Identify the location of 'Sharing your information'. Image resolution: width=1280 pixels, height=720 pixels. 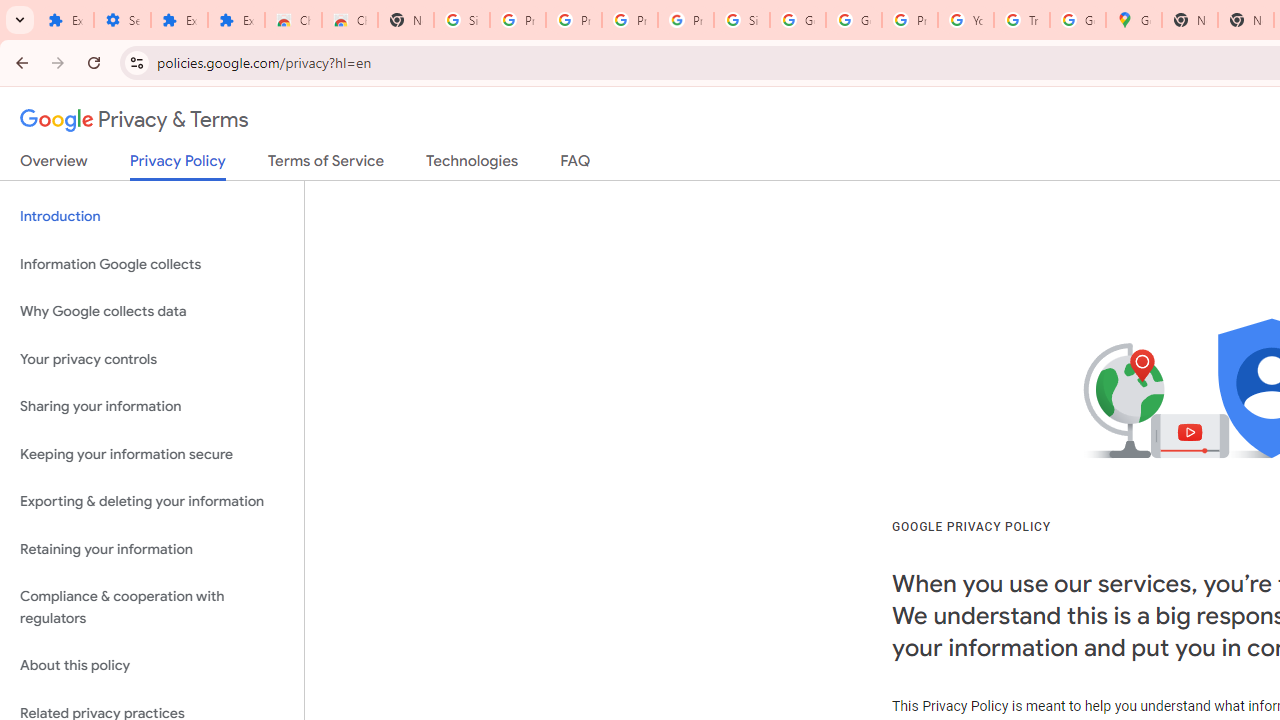
(151, 406).